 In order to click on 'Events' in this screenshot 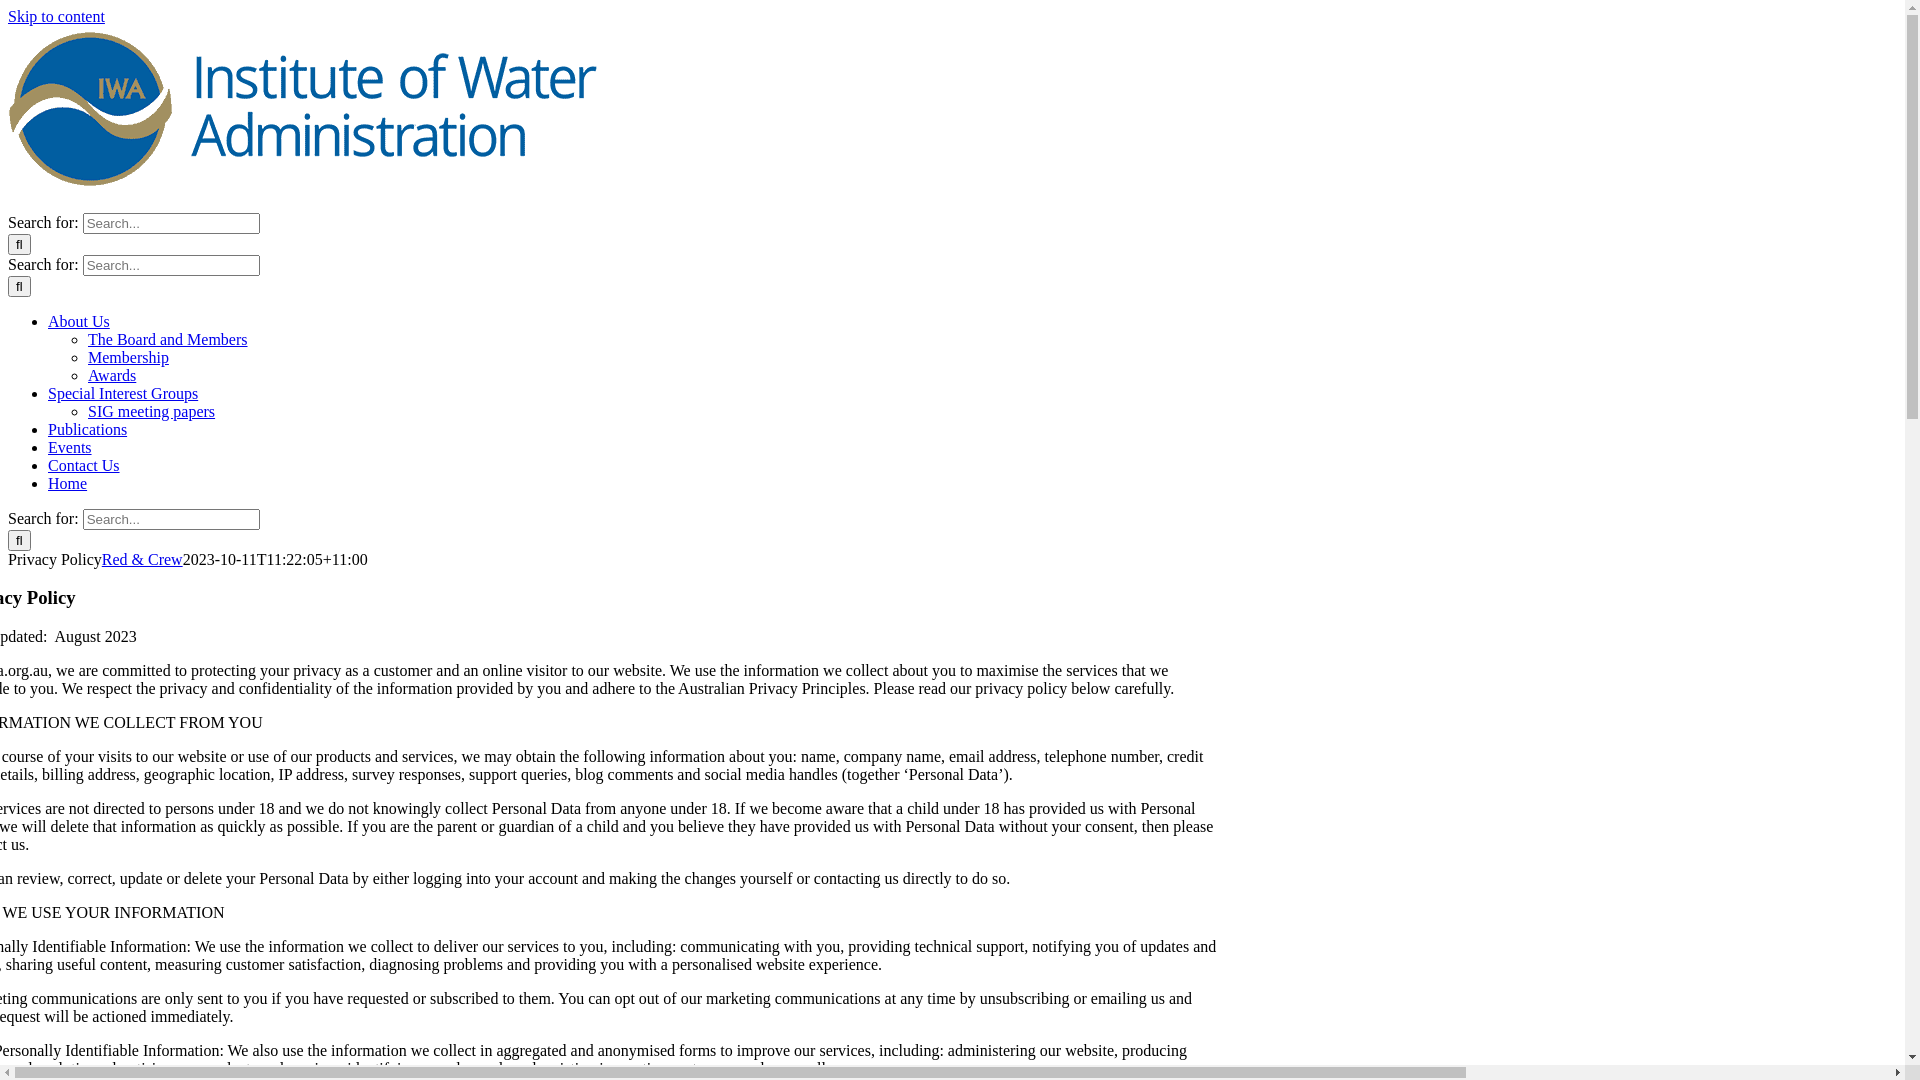, I will do `click(70, 446)`.